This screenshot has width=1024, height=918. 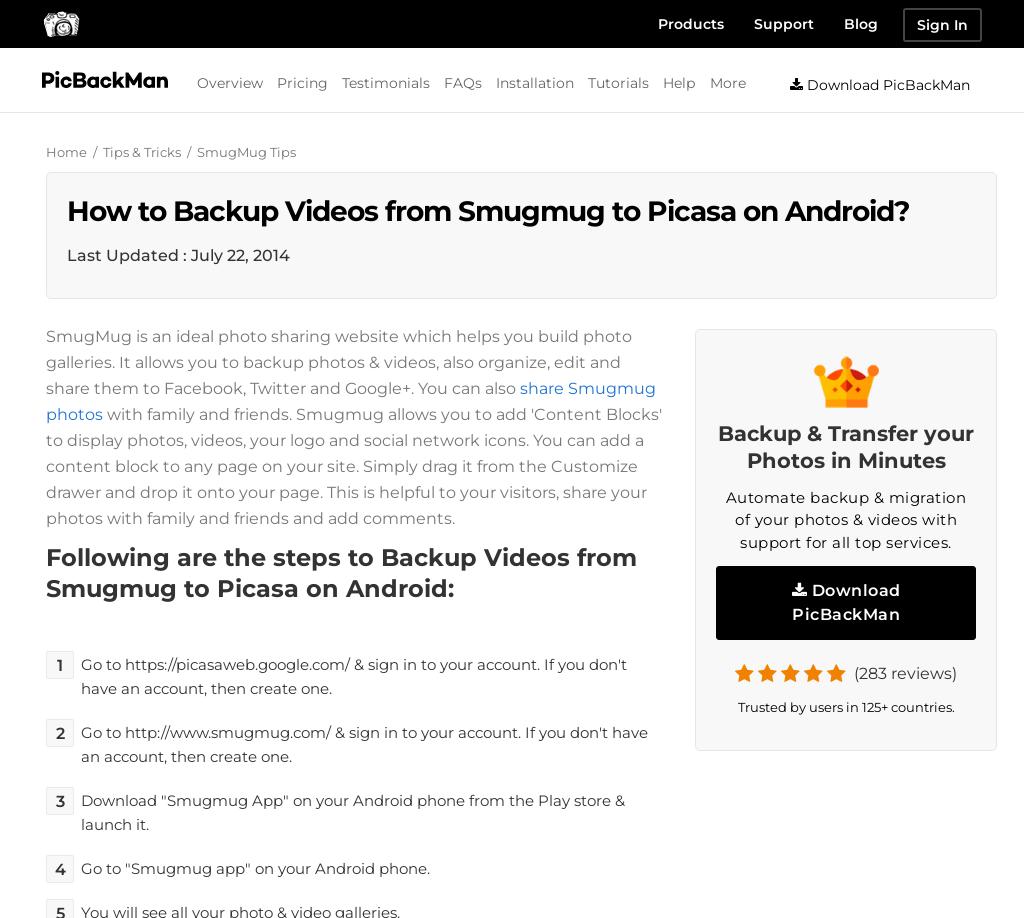 I want to click on 'Last Updated :', so click(x=128, y=253).